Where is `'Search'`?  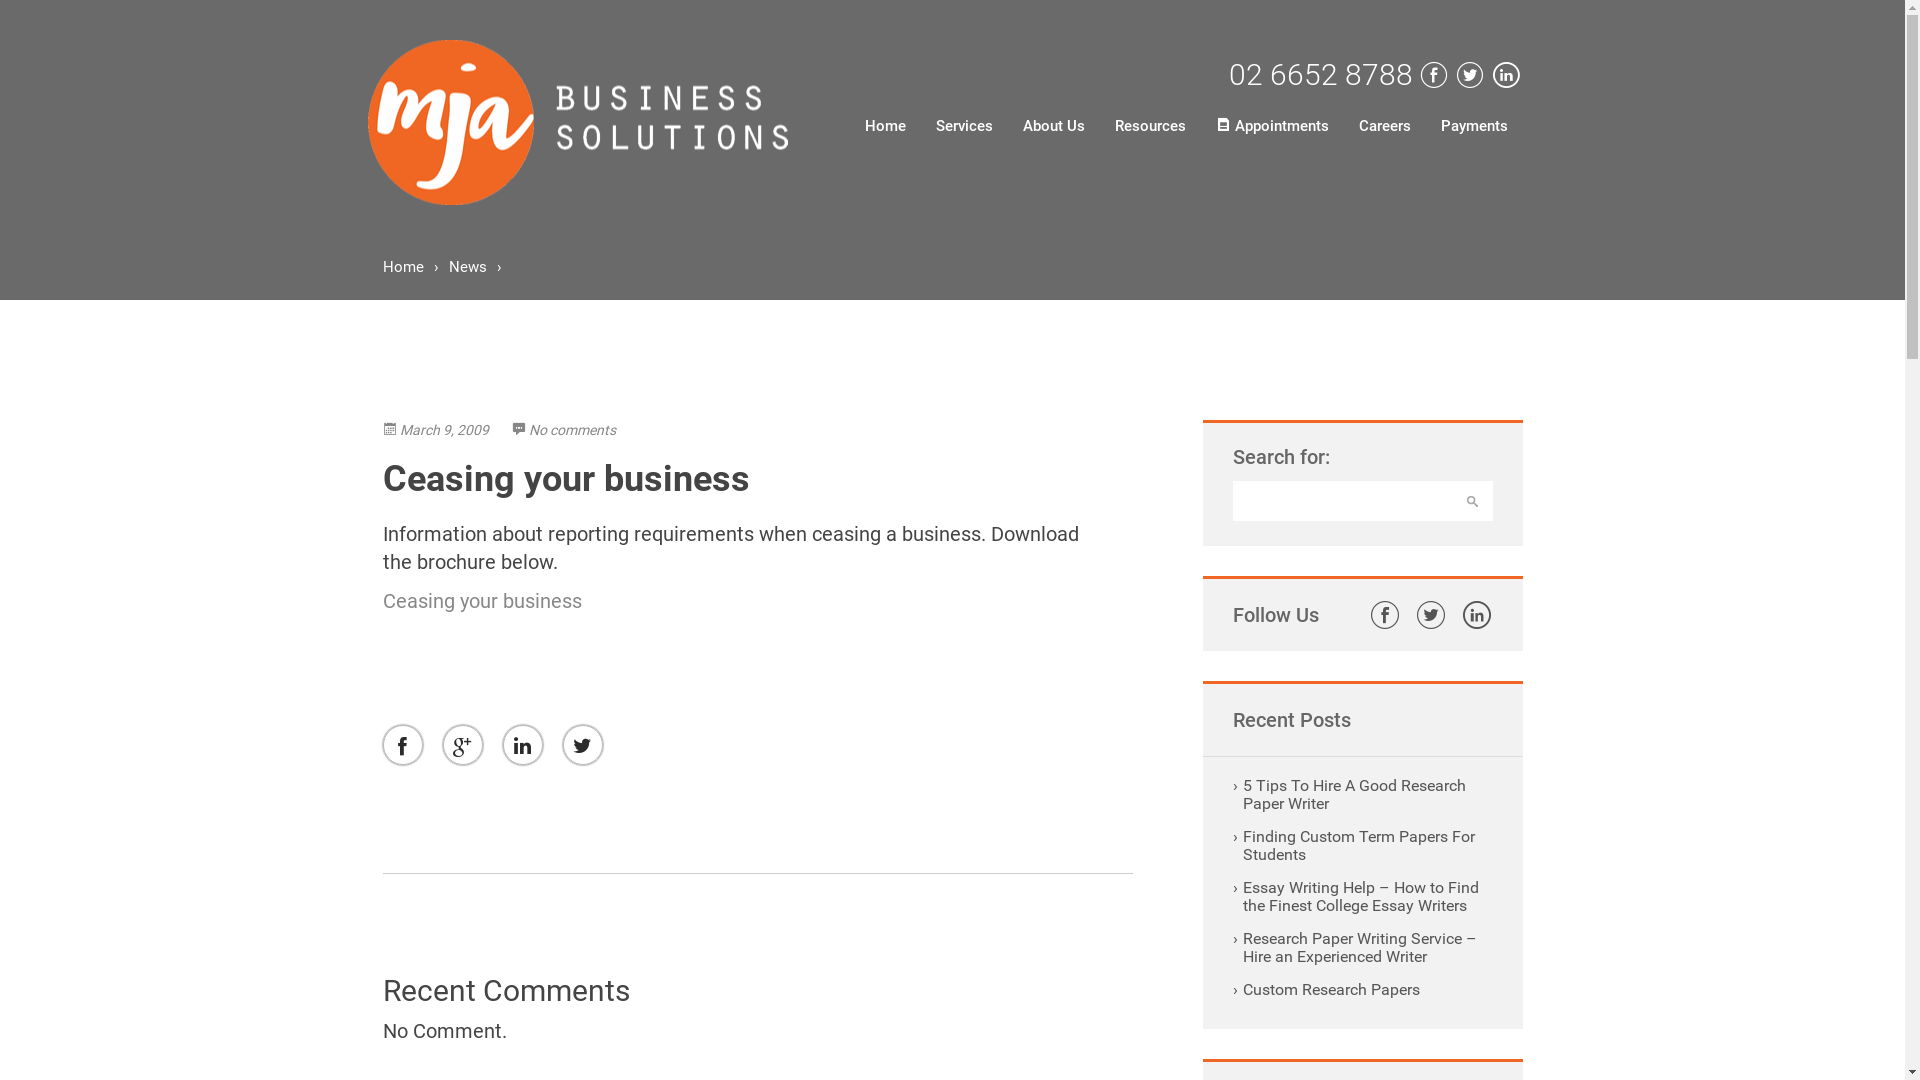 'Search' is located at coordinates (1472, 500).